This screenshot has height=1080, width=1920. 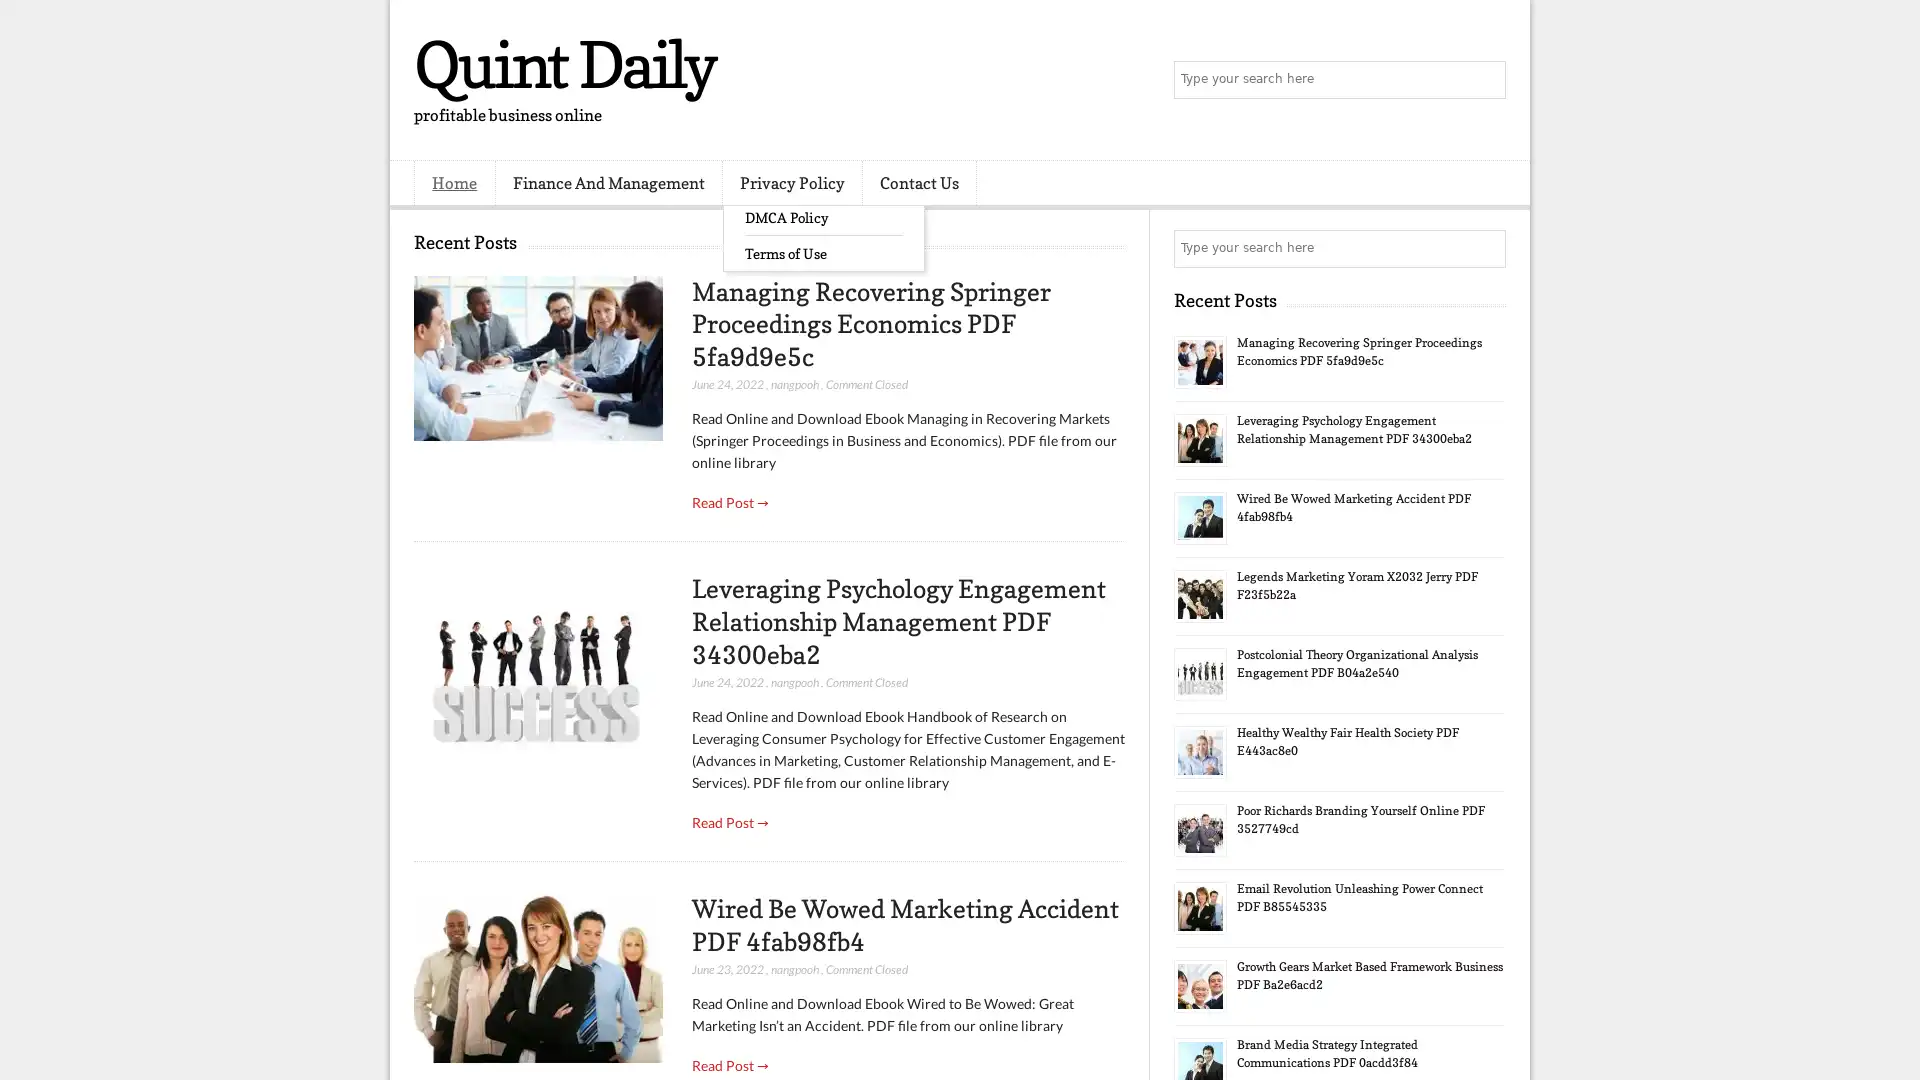 I want to click on Search, so click(x=1485, y=80).